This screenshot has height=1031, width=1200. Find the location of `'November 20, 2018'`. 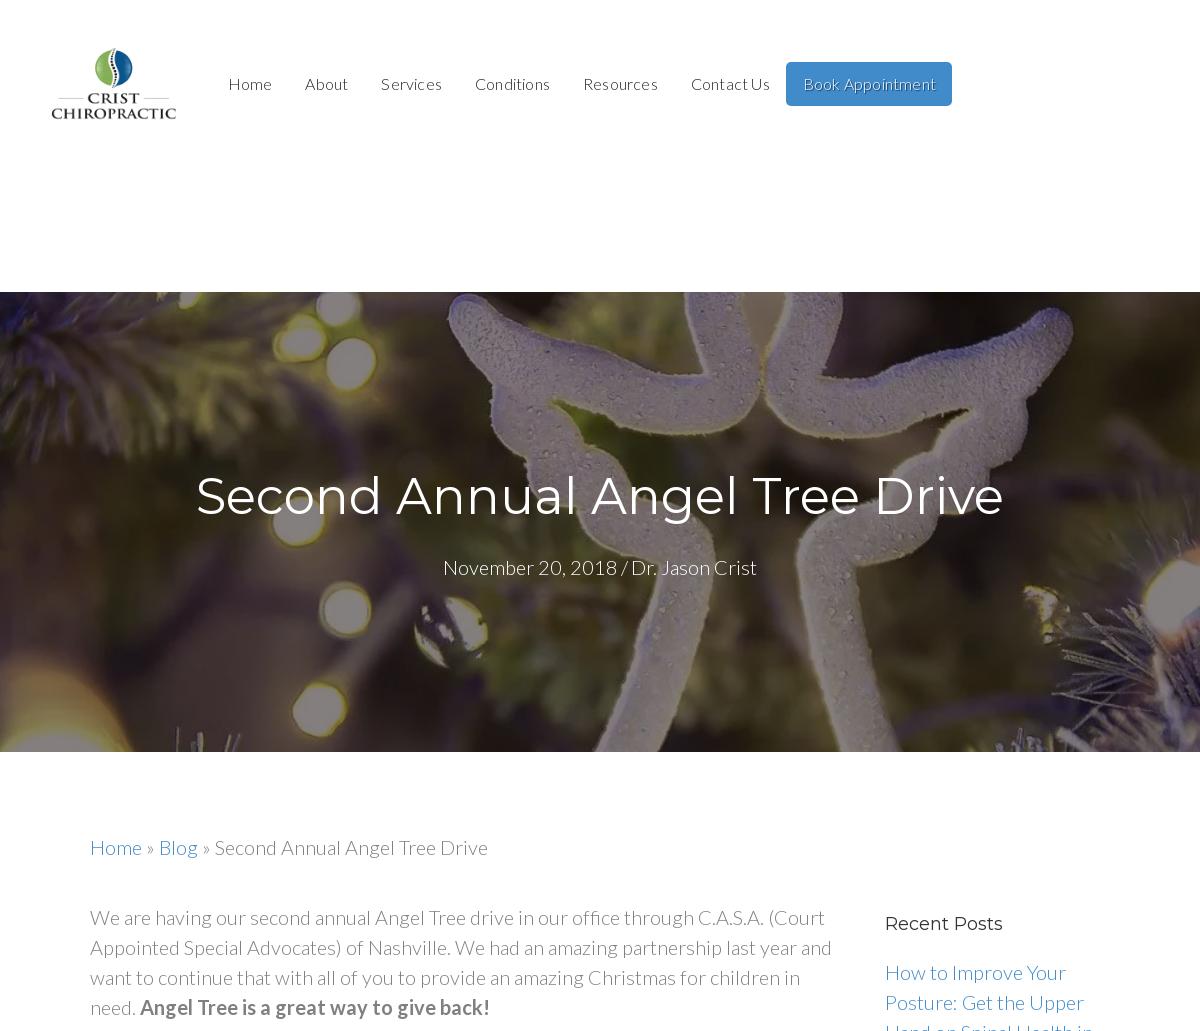

'November 20, 2018' is located at coordinates (529, 566).